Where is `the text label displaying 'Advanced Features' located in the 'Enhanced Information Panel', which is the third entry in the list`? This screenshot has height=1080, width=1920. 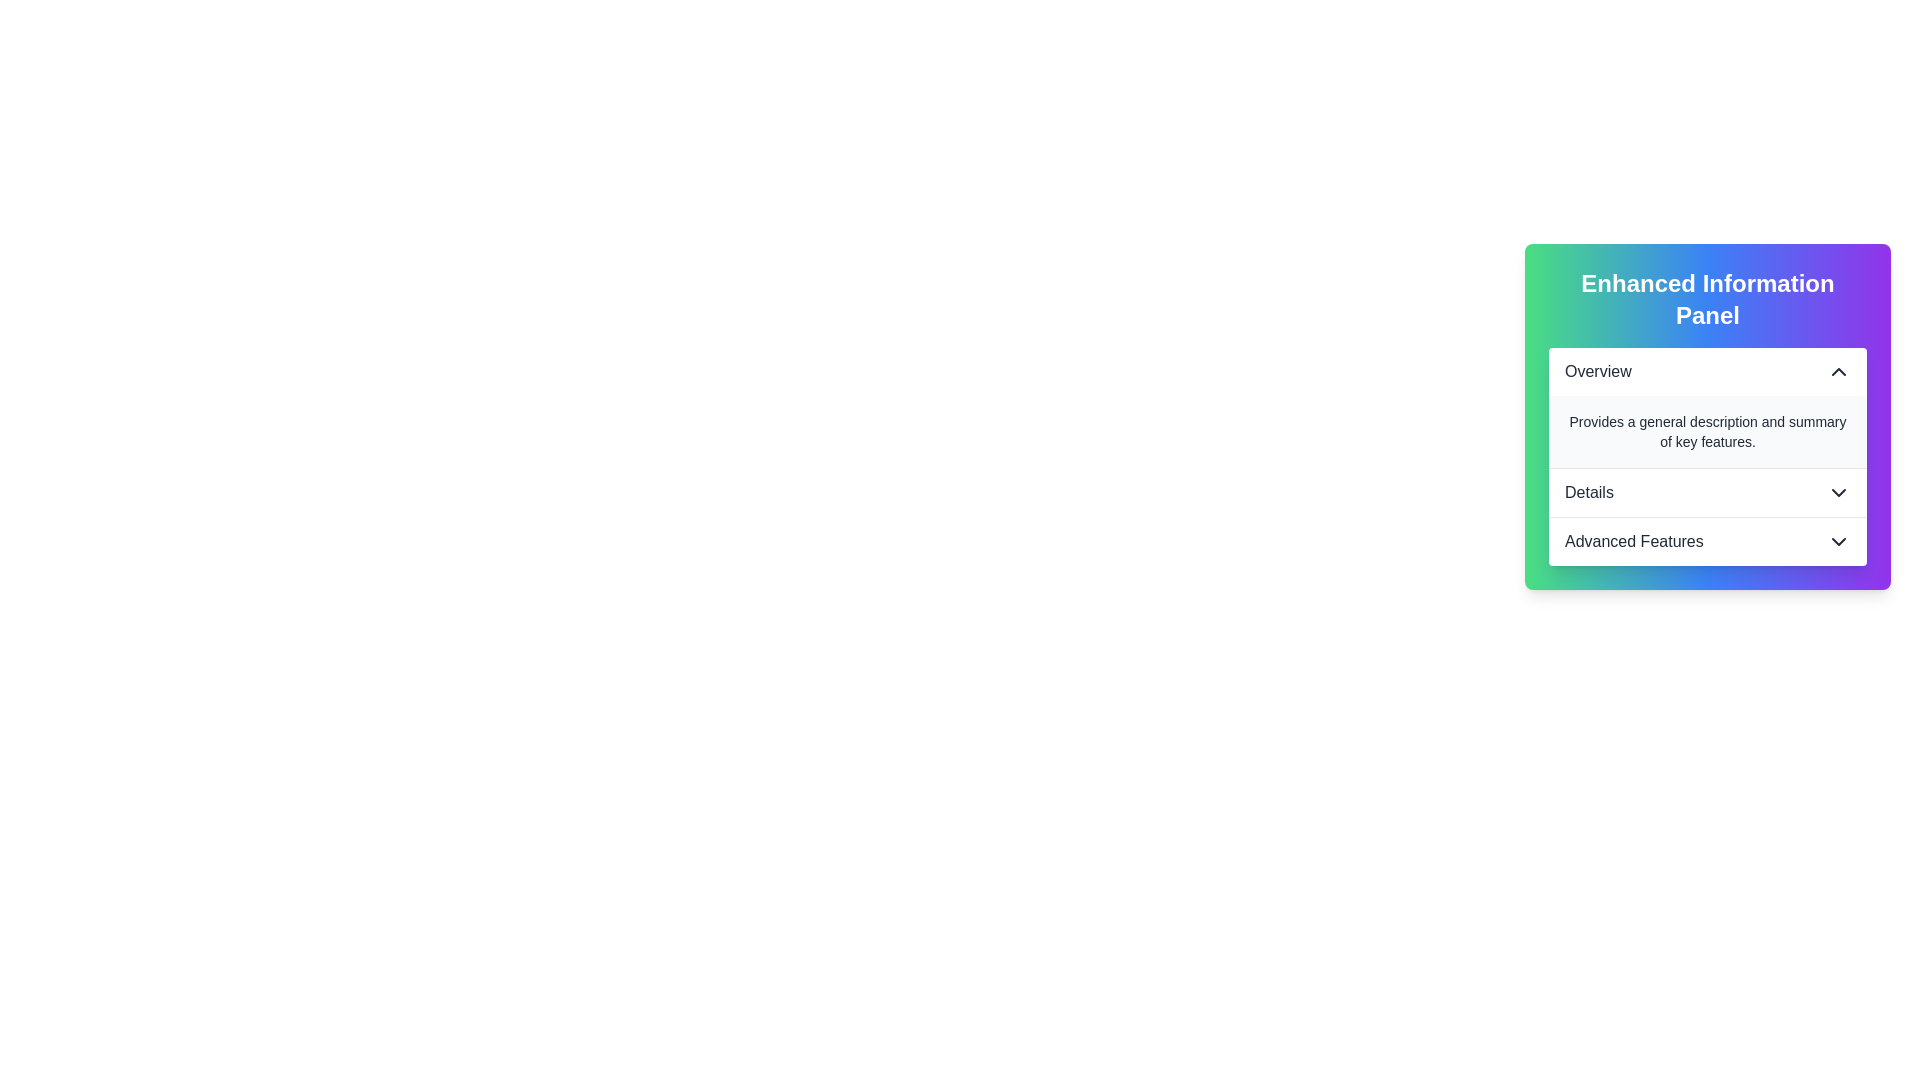 the text label displaying 'Advanced Features' located in the 'Enhanced Information Panel', which is the third entry in the list is located at coordinates (1634, 542).